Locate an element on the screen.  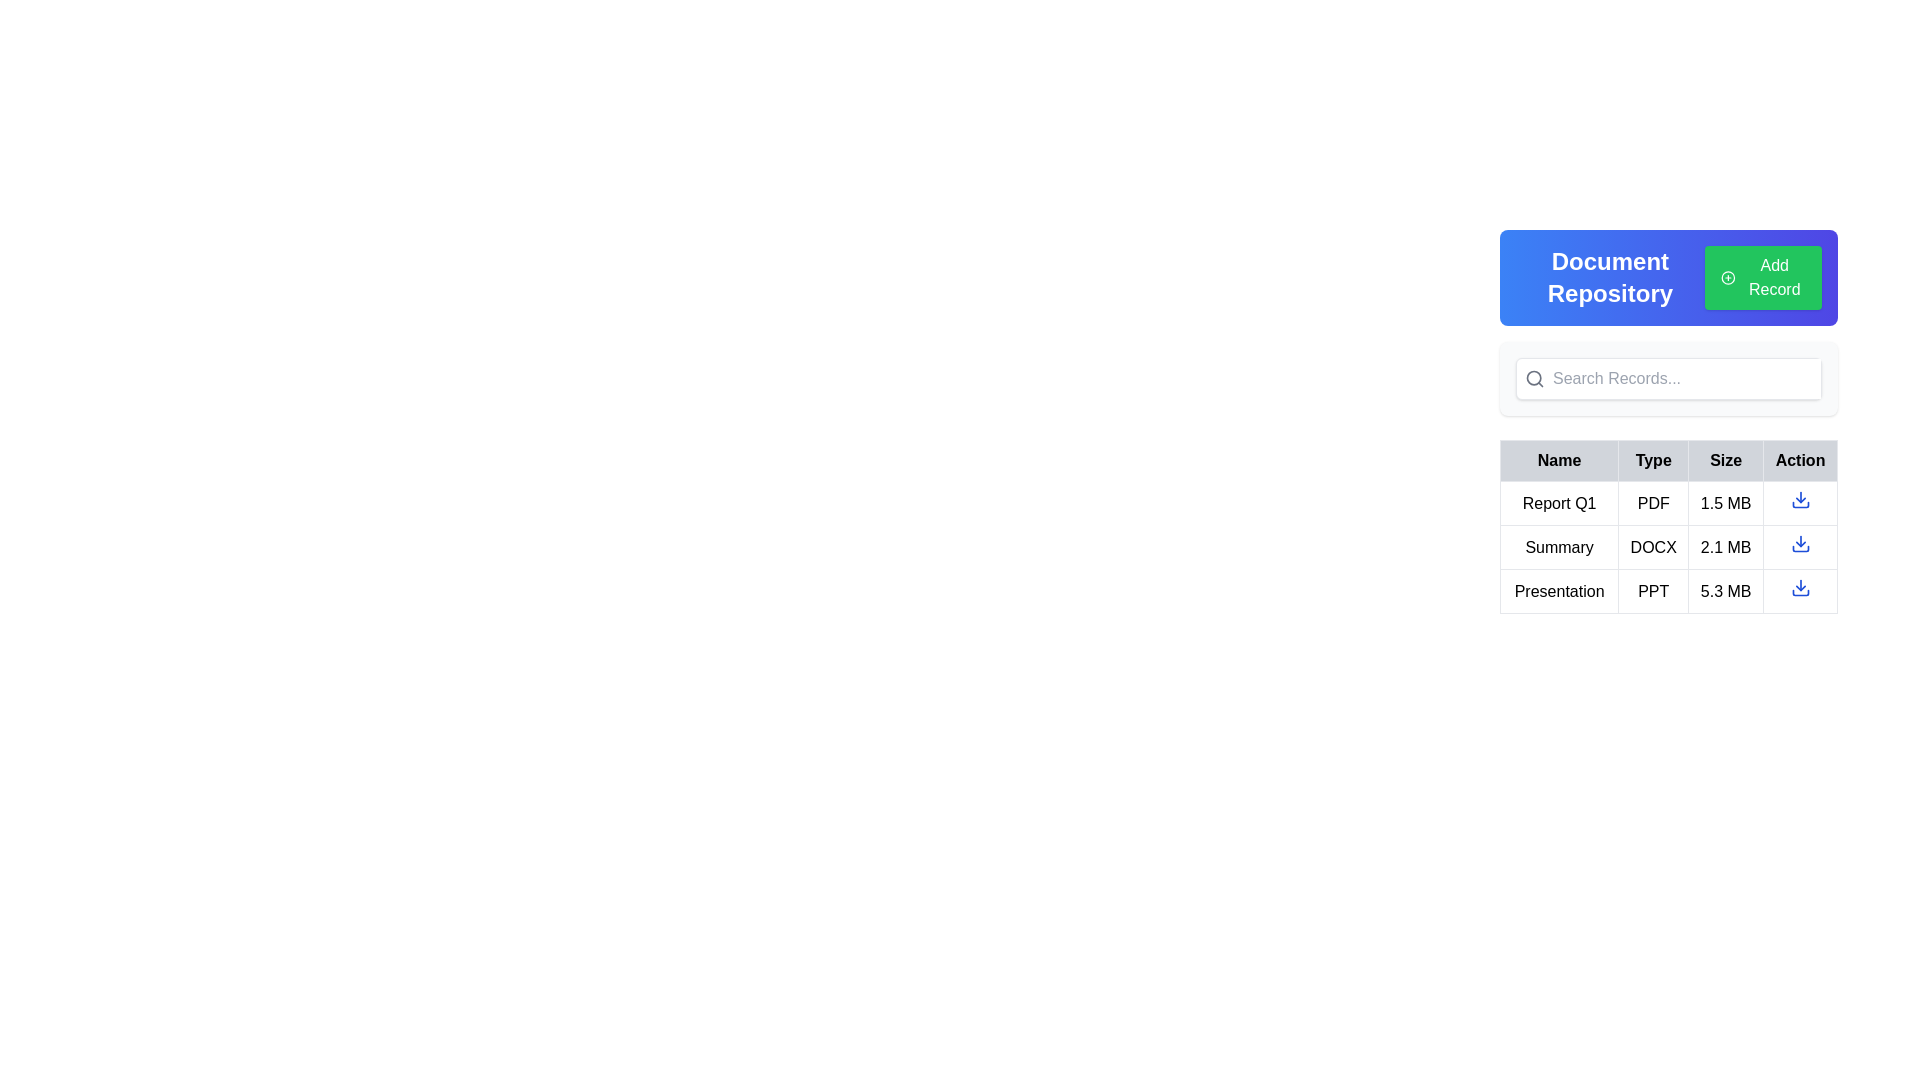
the download button for the 'Presentation' row is located at coordinates (1800, 586).